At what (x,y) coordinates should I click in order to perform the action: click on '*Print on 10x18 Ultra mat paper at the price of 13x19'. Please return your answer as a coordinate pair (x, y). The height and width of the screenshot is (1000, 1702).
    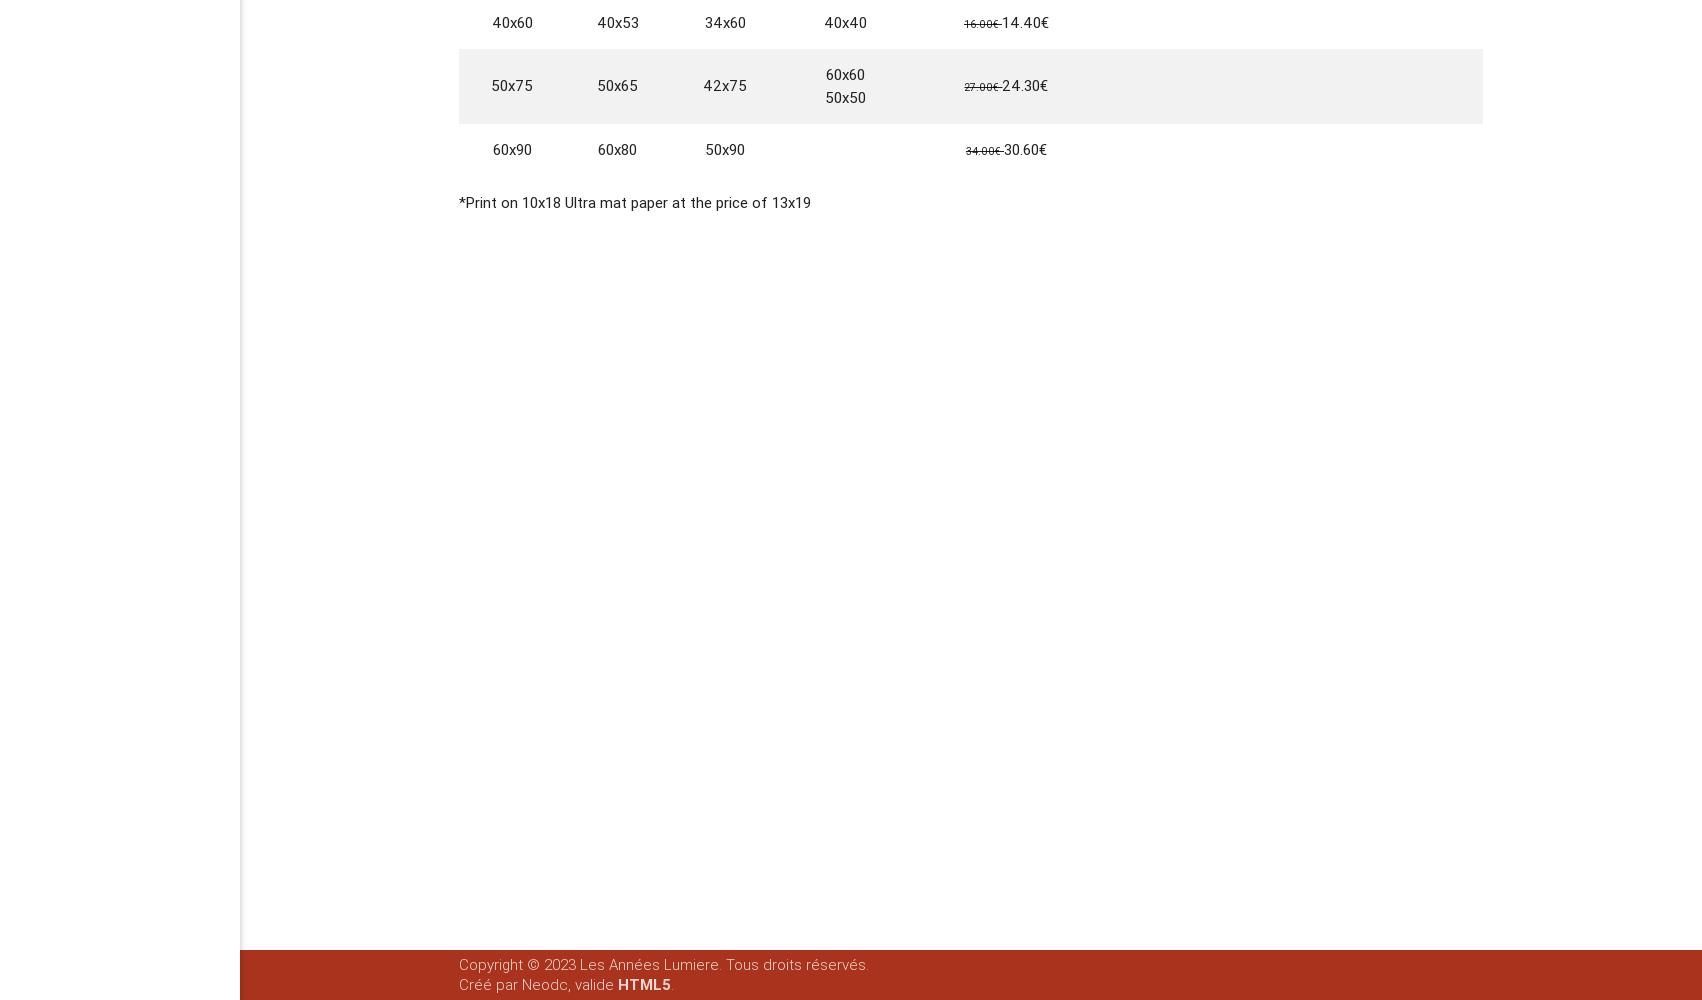
    Looking at the image, I should click on (635, 200).